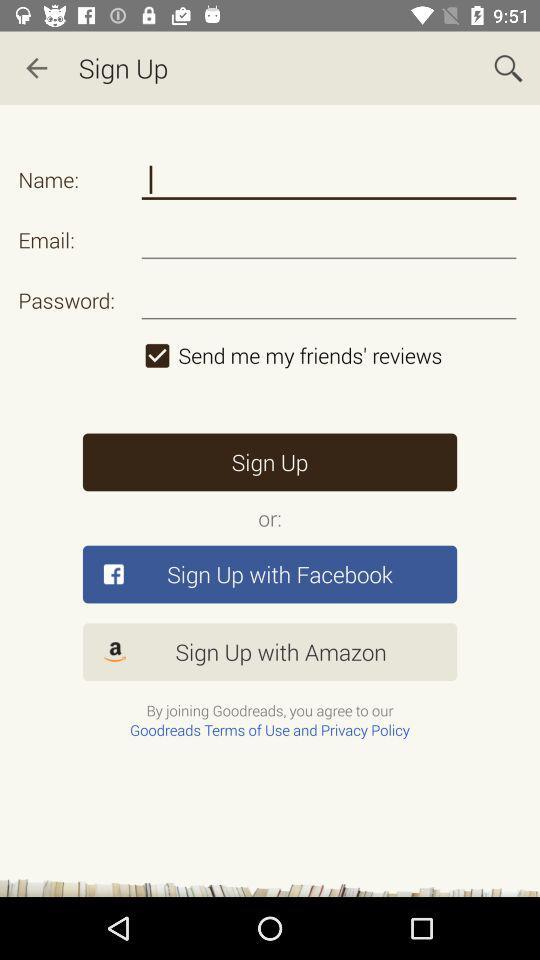 This screenshot has width=540, height=960. Describe the element at coordinates (508, 68) in the screenshot. I see `the search icon` at that location.